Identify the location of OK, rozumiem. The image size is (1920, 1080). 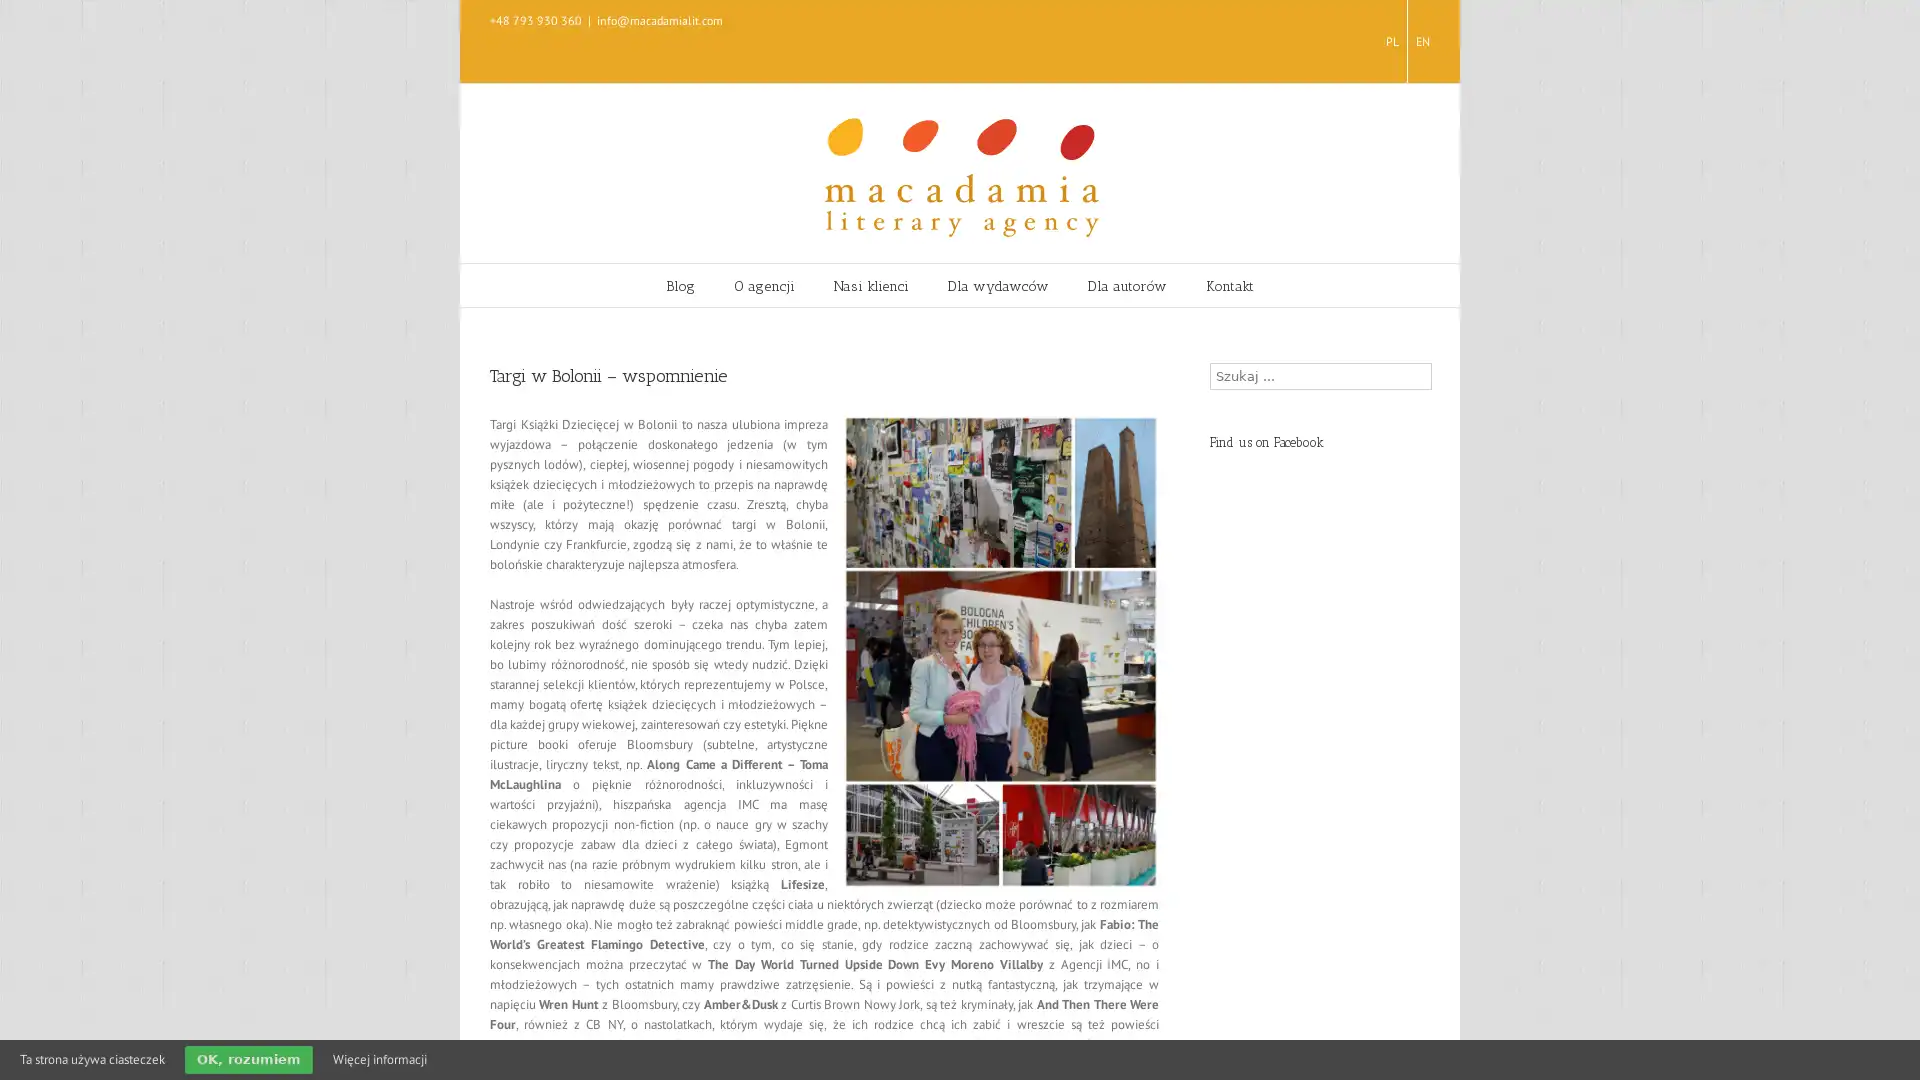
(248, 1059).